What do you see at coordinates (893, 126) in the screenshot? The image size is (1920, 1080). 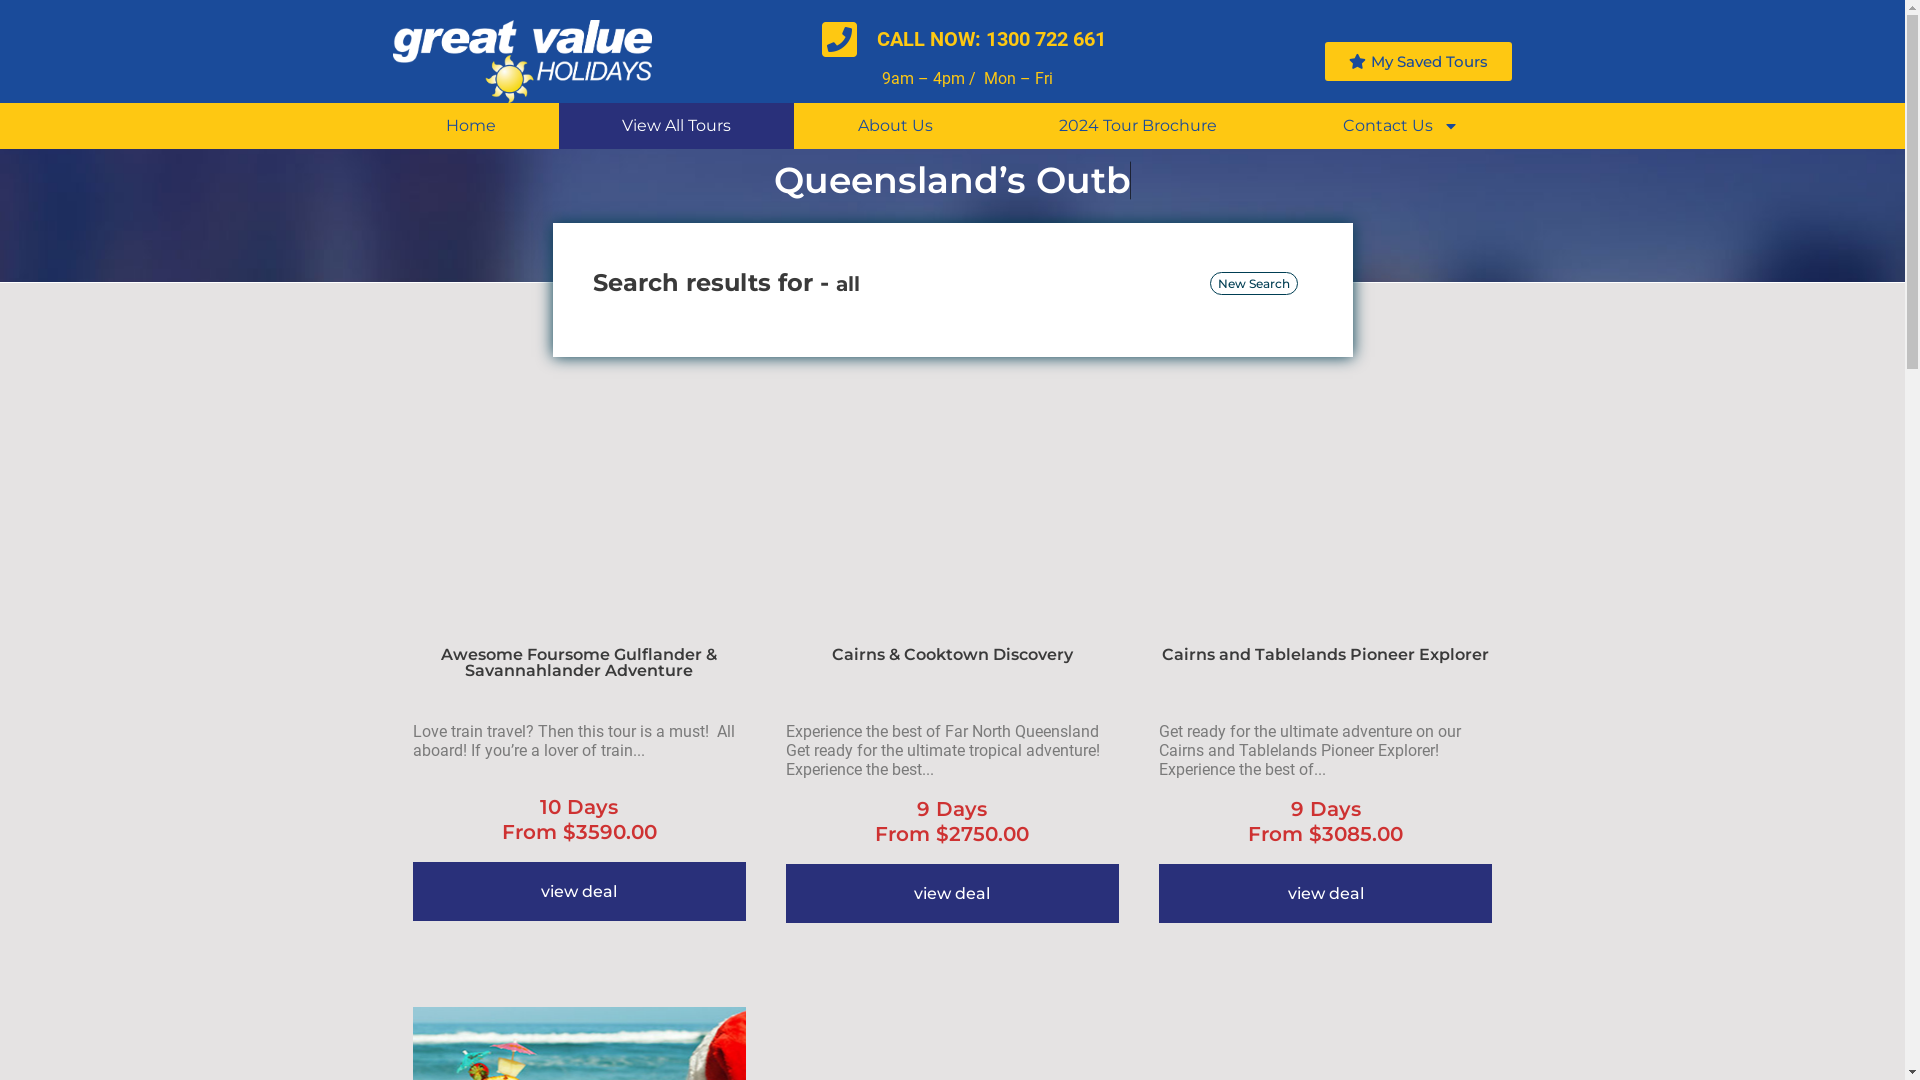 I see `'About Us'` at bounding box center [893, 126].